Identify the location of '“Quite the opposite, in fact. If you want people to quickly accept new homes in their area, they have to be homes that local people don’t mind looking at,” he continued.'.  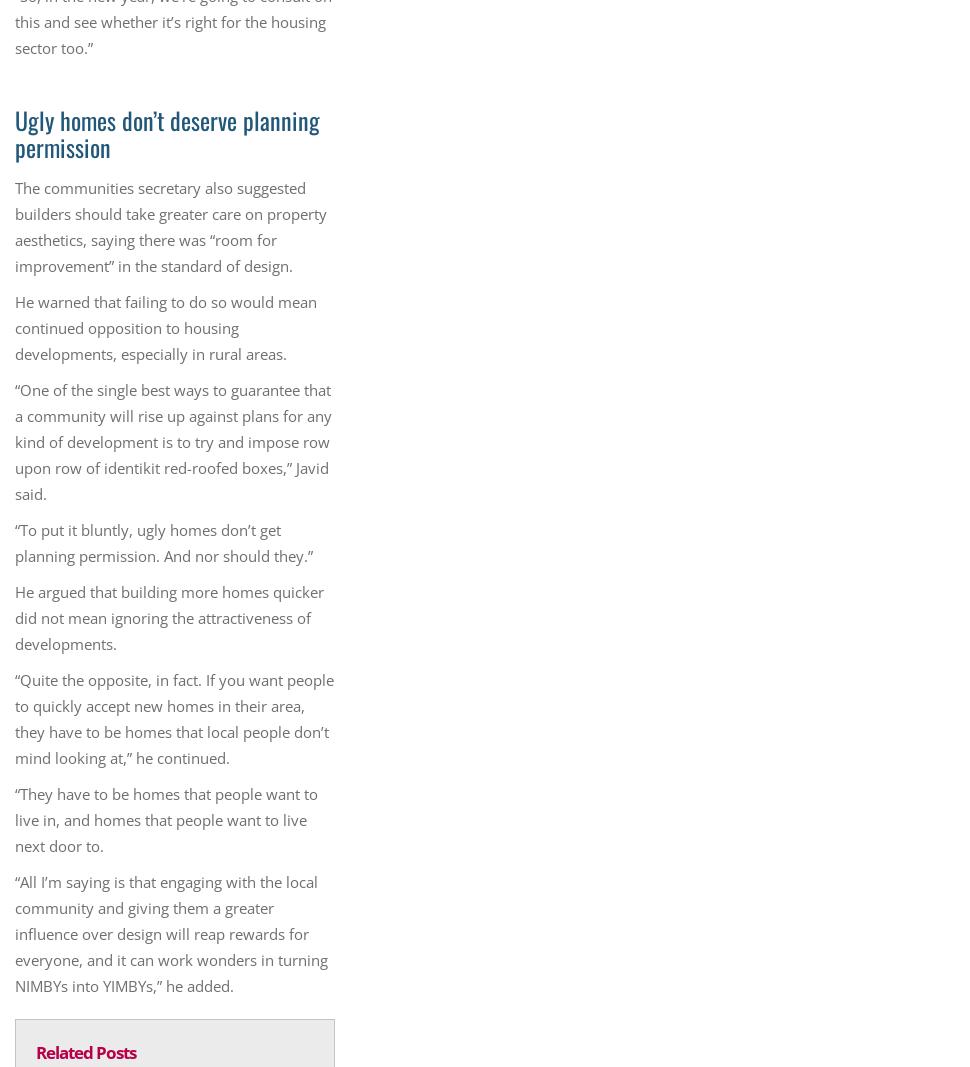
(173, 718).